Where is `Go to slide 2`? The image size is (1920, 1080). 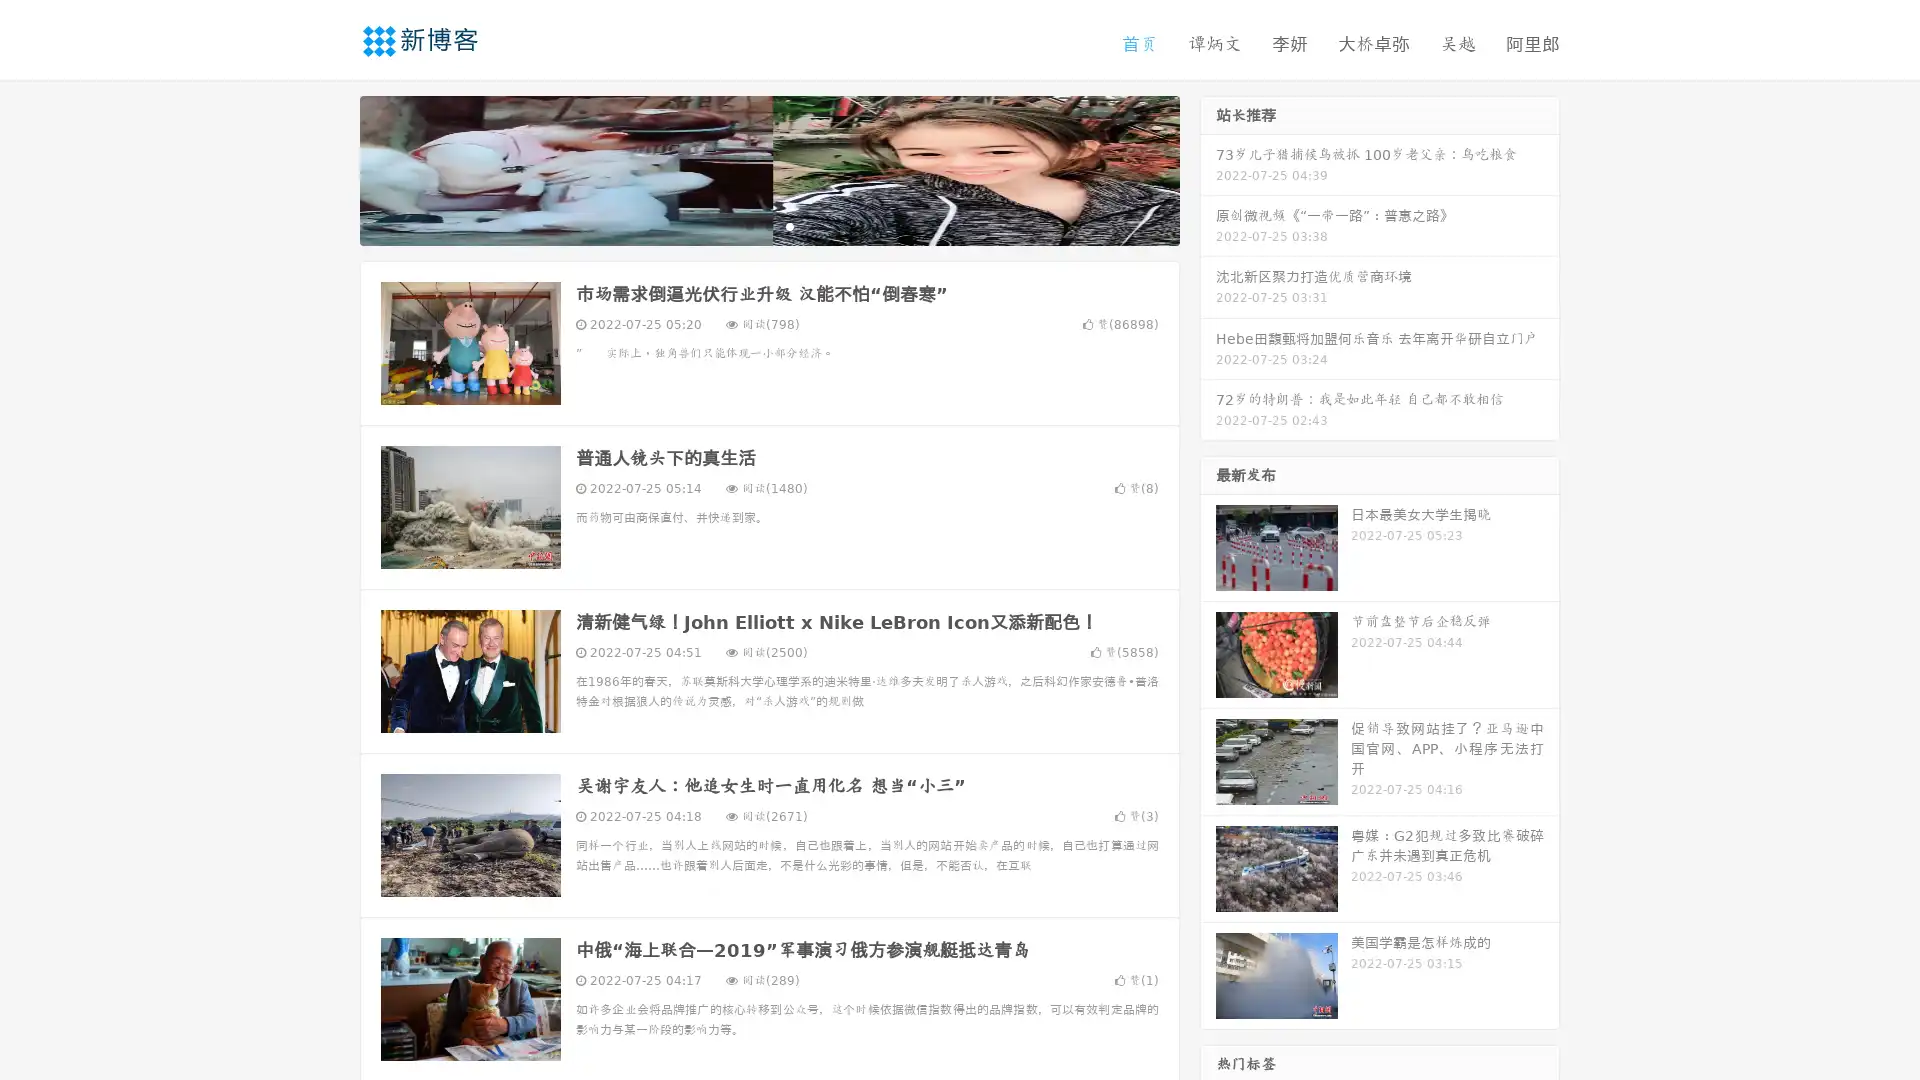 Go to slide 2 is located at coordinates (768, 225).